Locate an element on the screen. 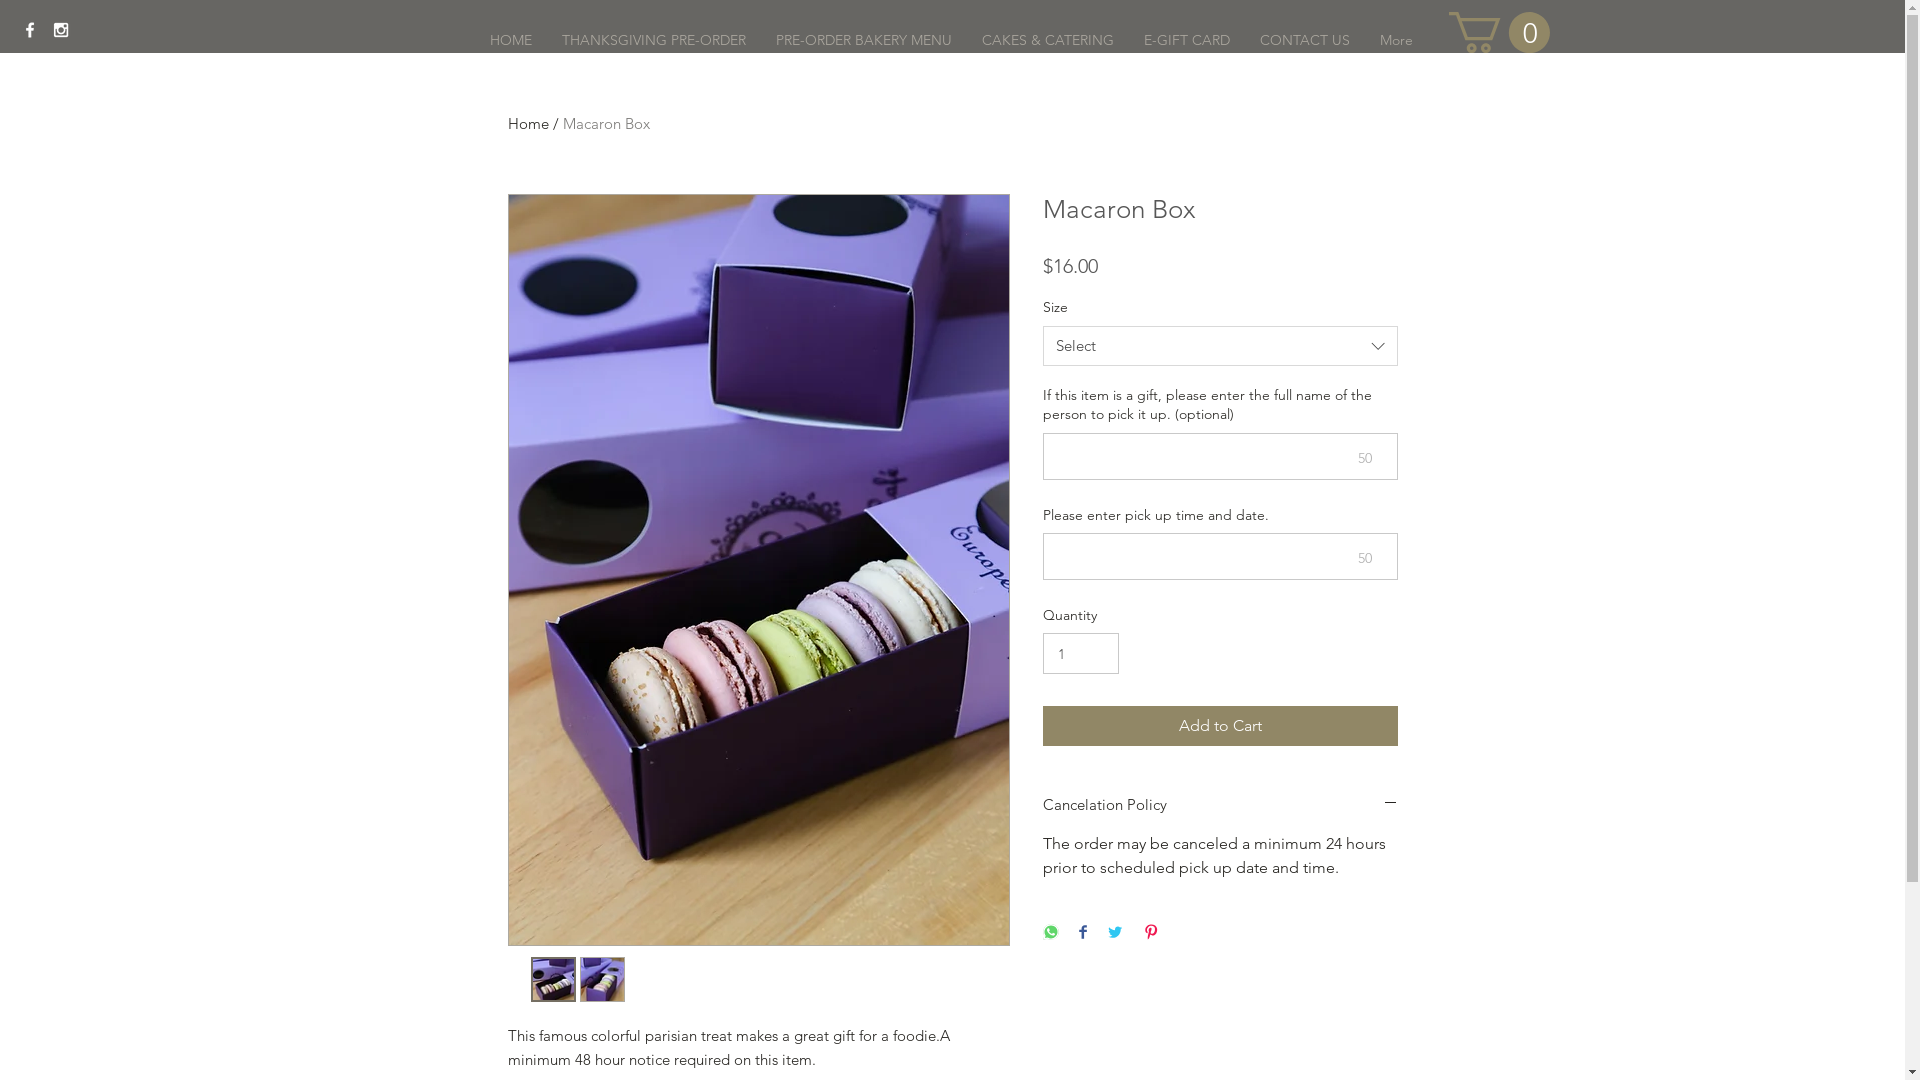  'PRE-ORDER BAKERY MENU' is located at coordinates (863, 39).